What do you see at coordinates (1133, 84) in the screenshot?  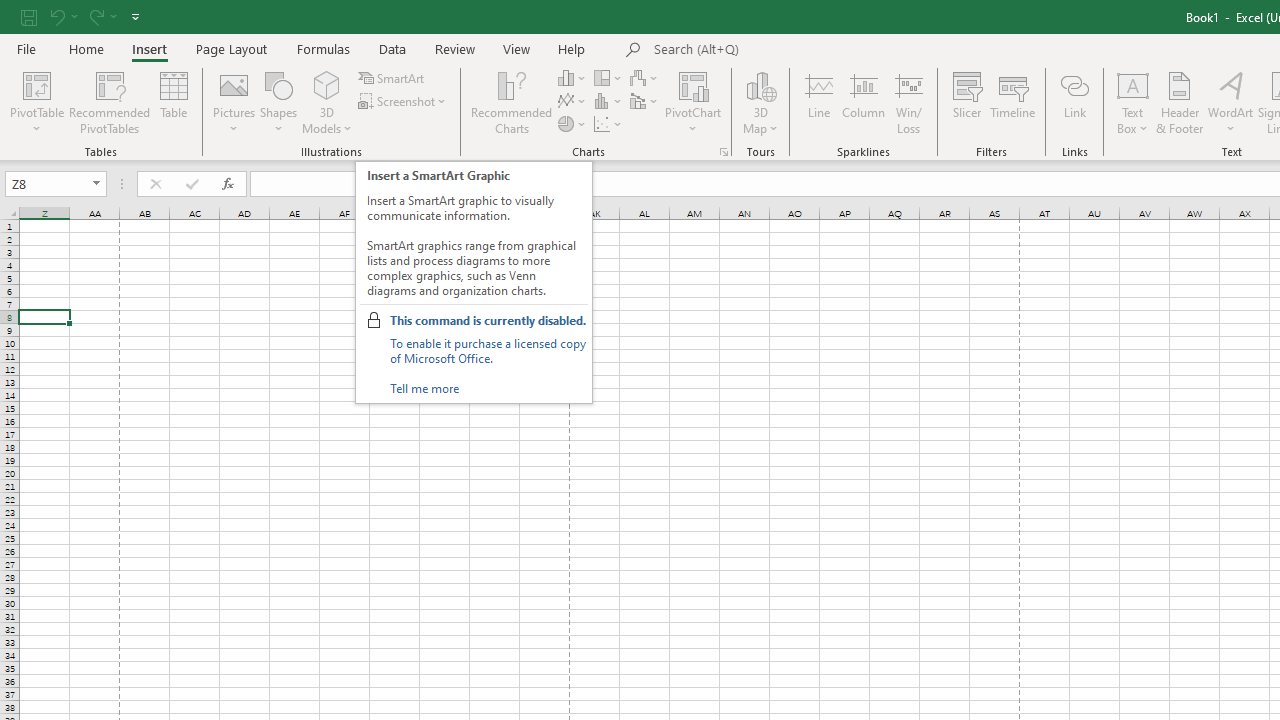 I see `'Draw Horizontal Text Box'` at bounding box center [1133, 84].